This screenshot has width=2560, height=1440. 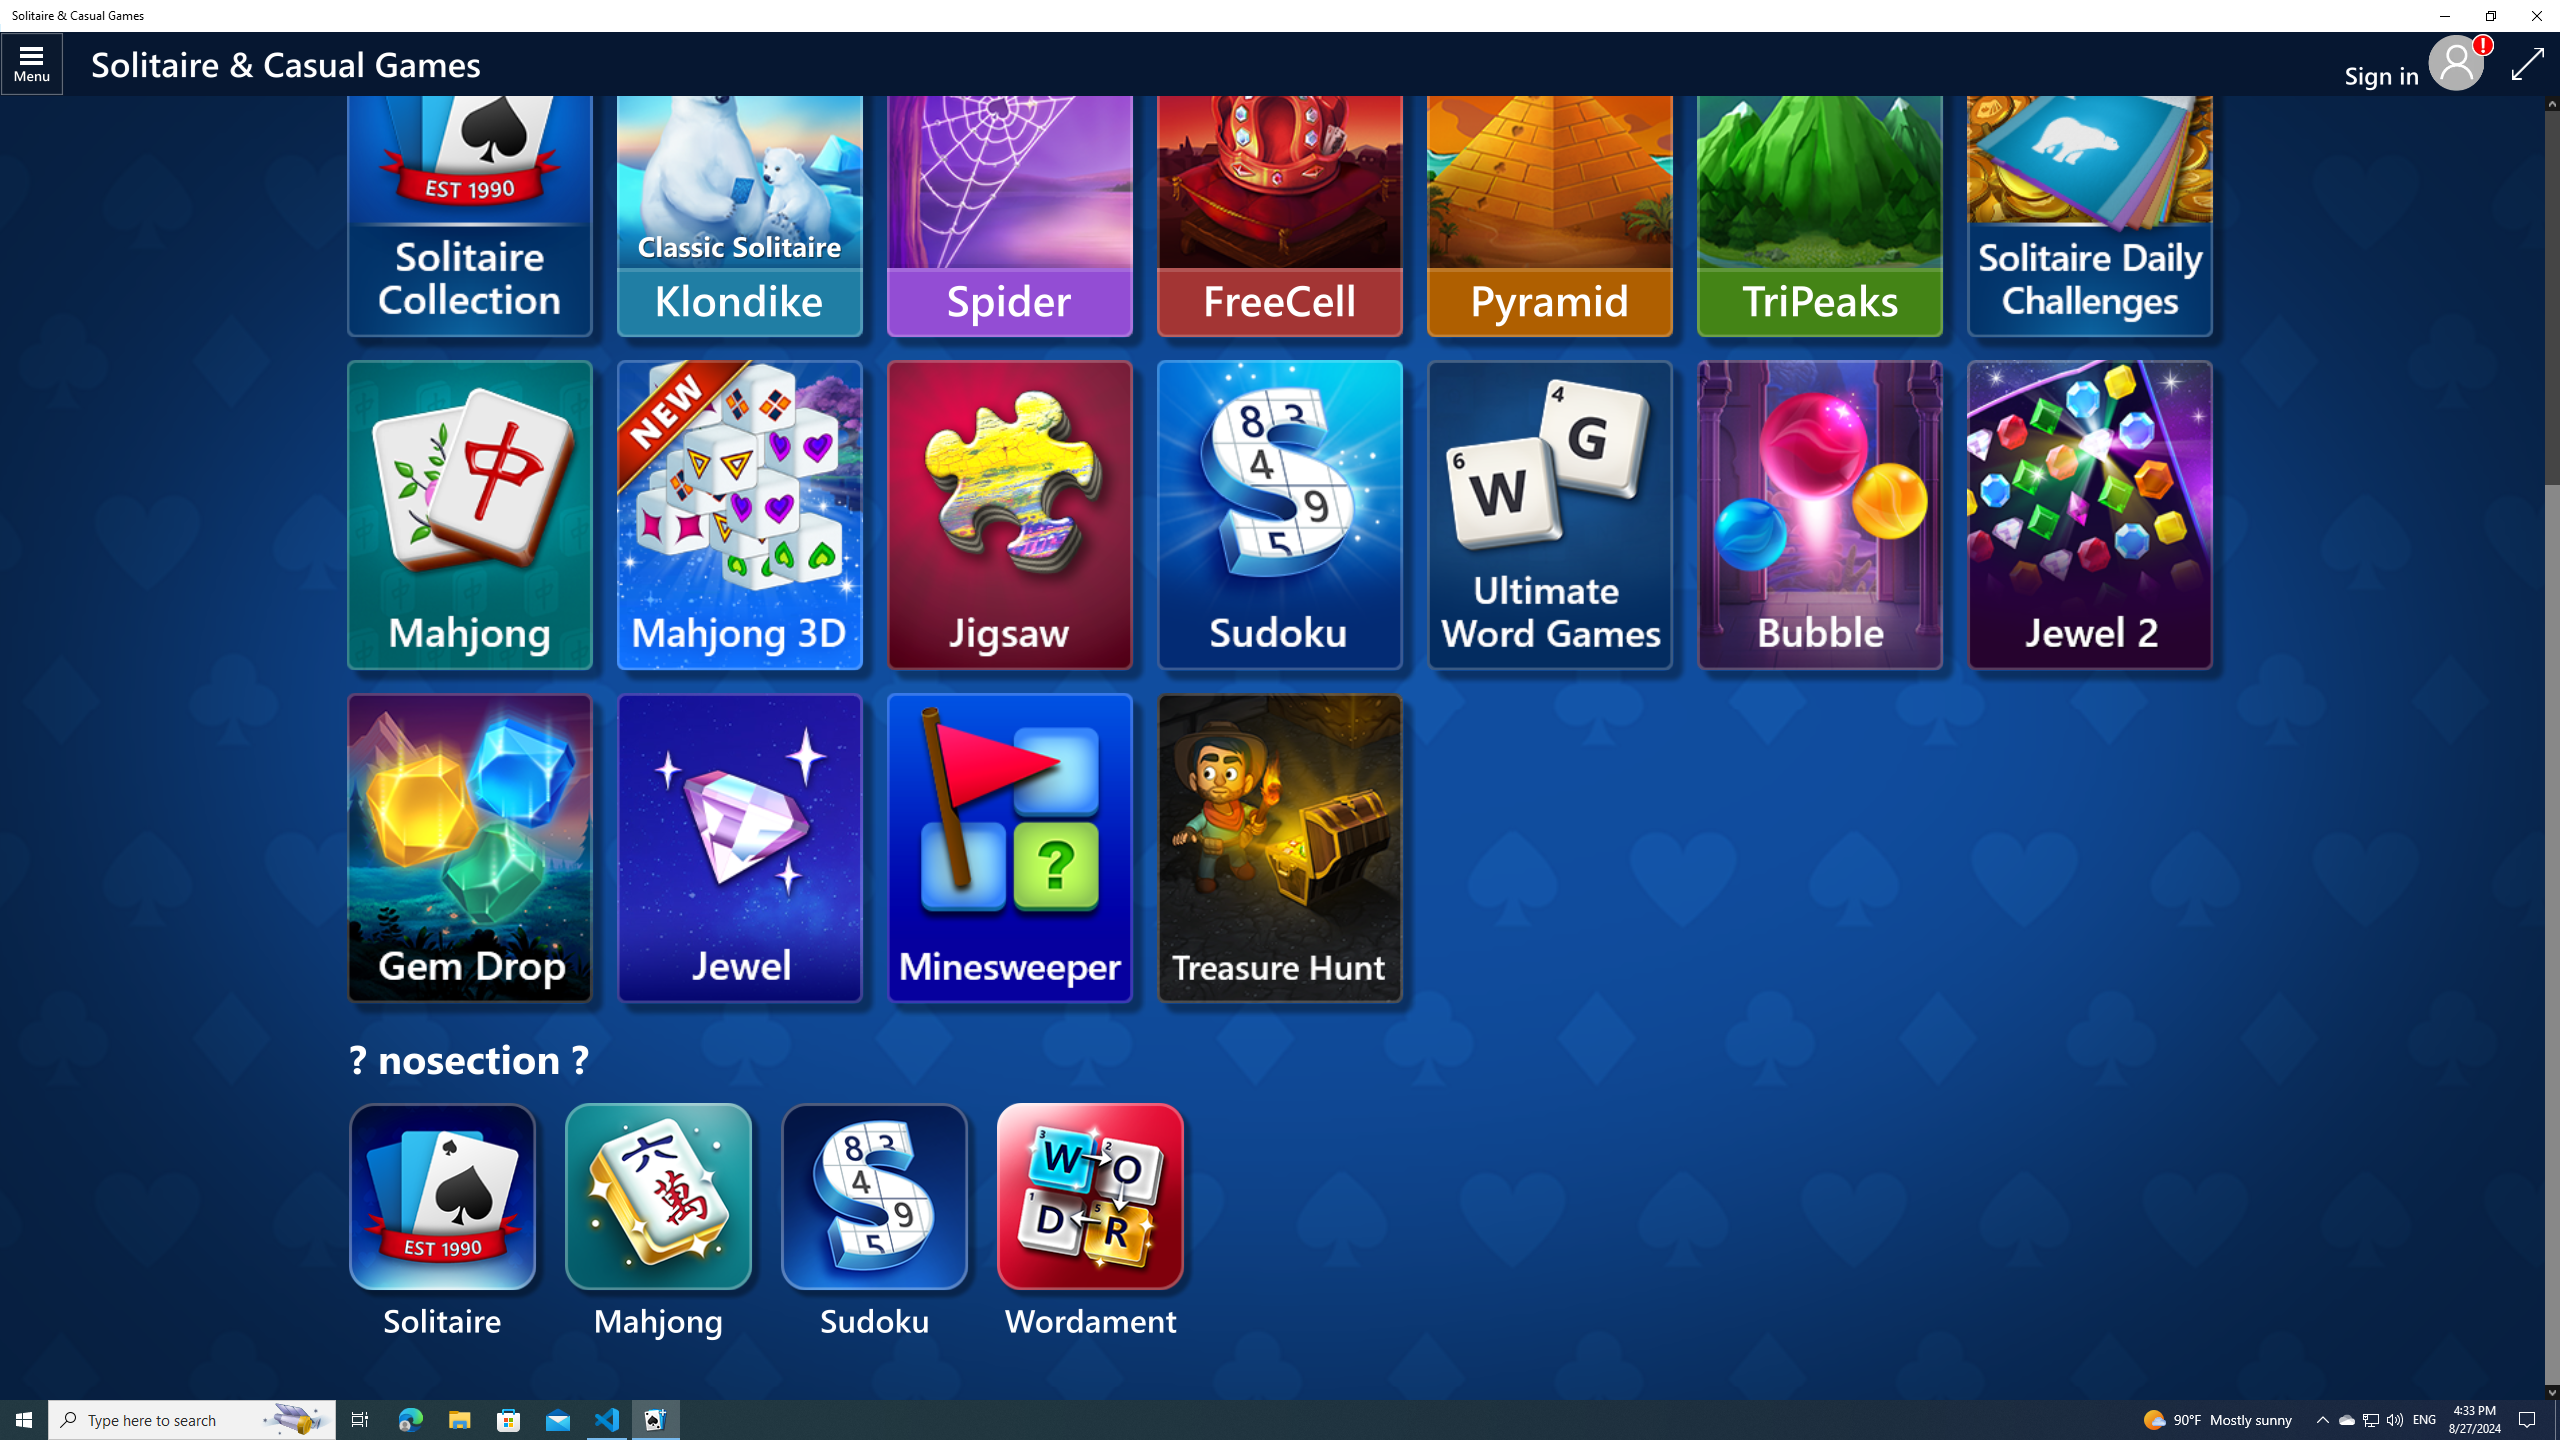 I want to click on 'Microsoft Gem Drop', so click(x=470, y=847).